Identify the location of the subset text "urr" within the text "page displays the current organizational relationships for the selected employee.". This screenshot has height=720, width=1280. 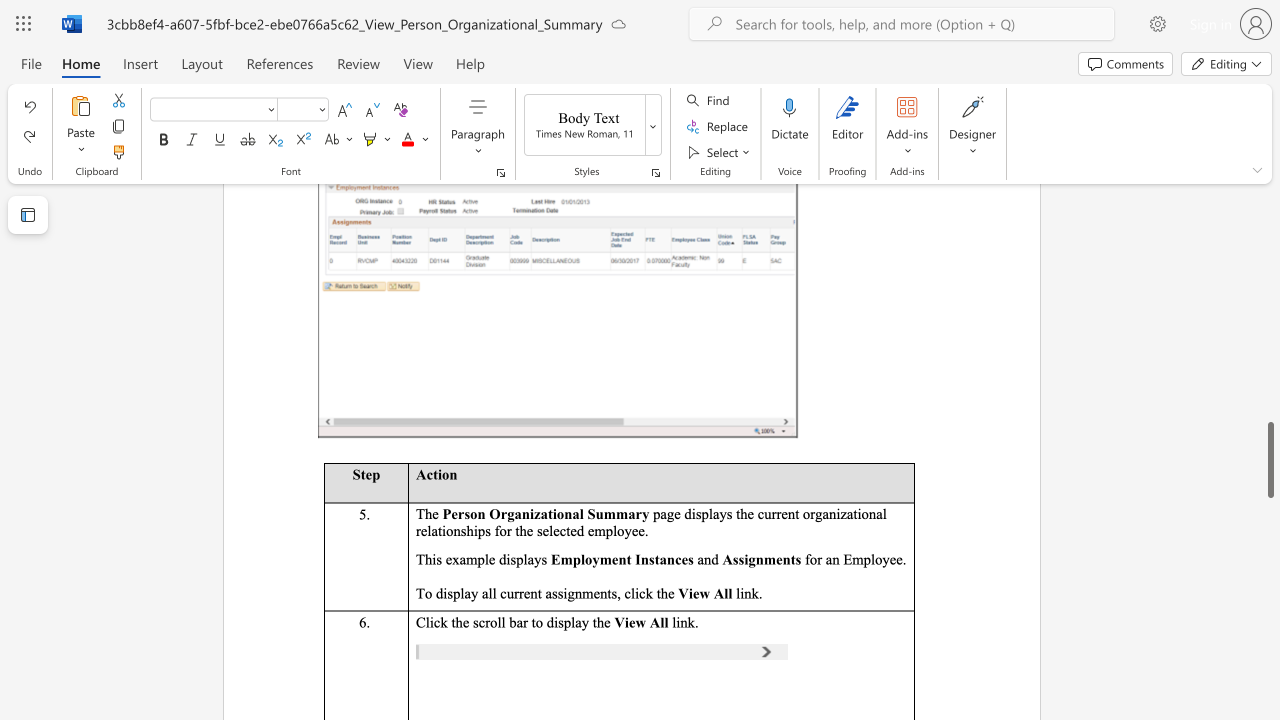
(763, 512).